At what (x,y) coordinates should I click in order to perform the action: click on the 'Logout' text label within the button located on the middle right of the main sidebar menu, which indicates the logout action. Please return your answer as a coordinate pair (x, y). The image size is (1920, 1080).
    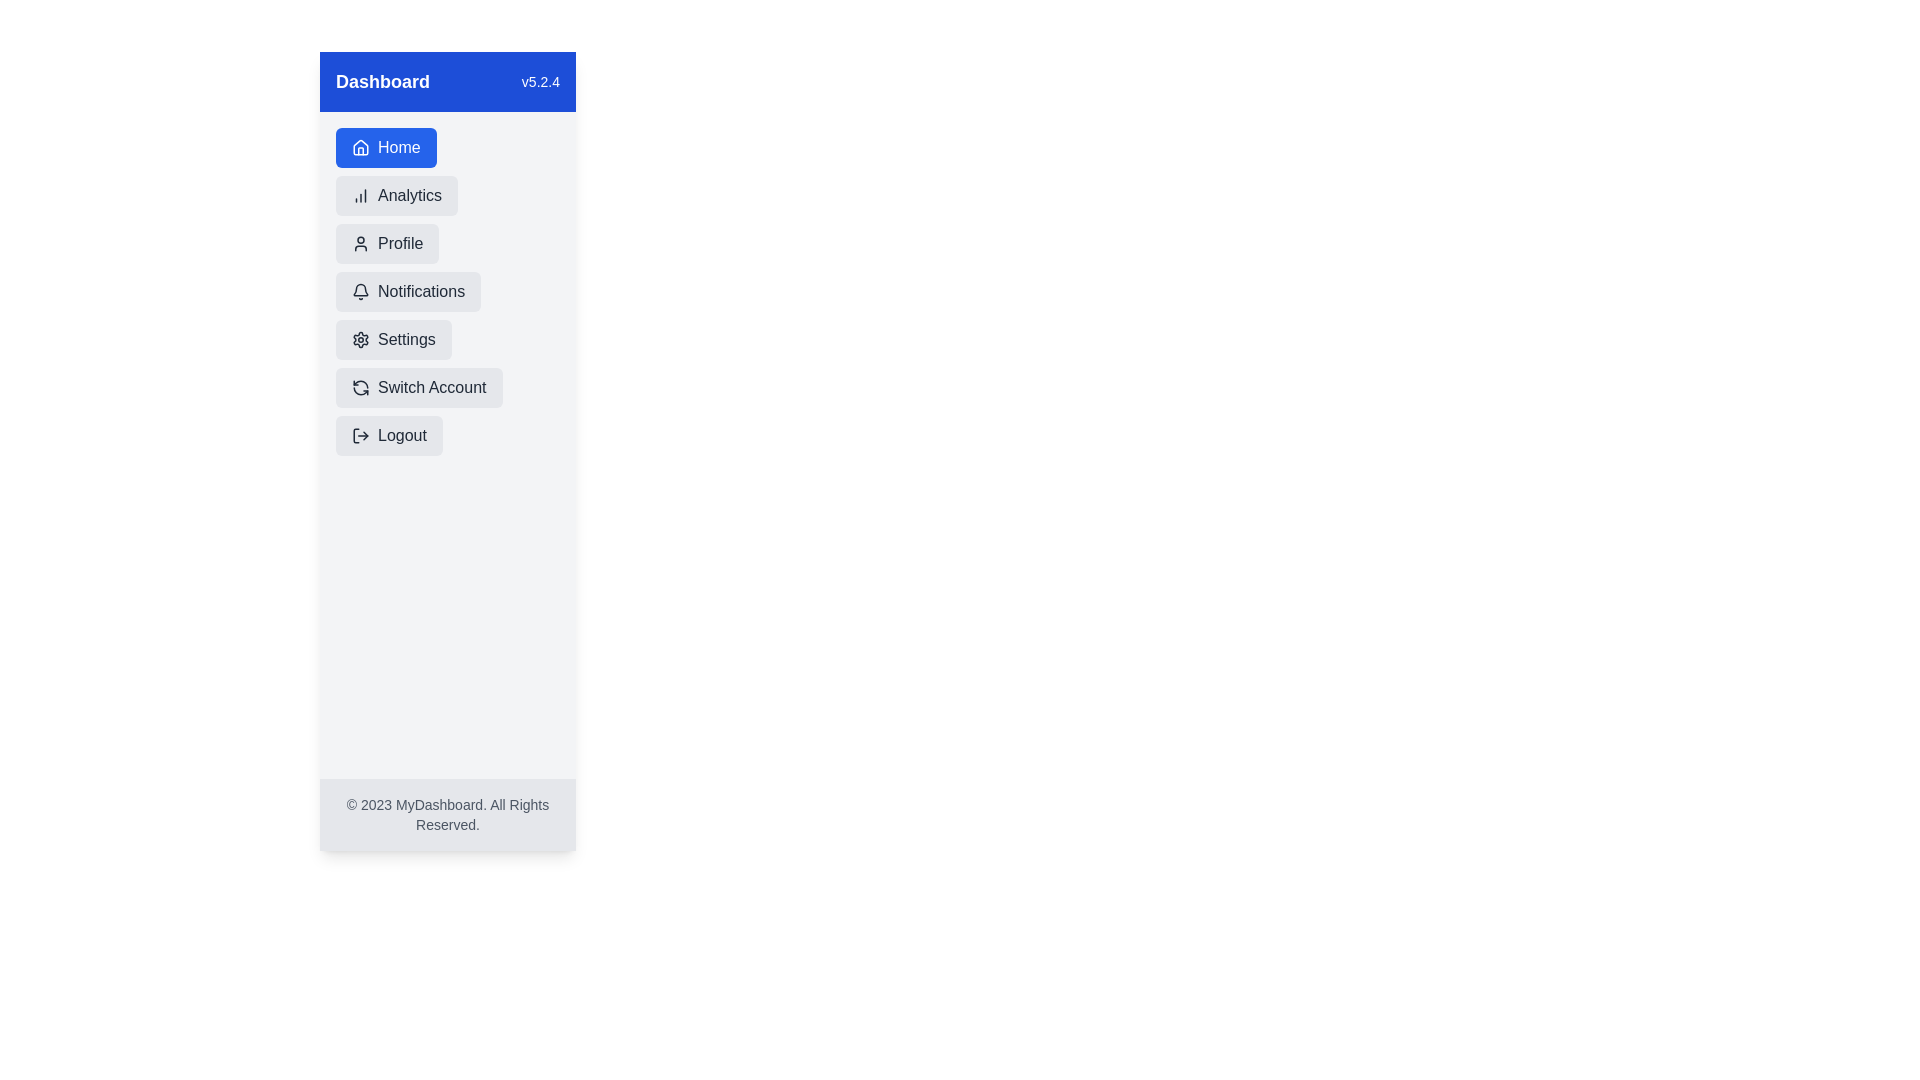
    Looking at the image, I should click on (401, 434).